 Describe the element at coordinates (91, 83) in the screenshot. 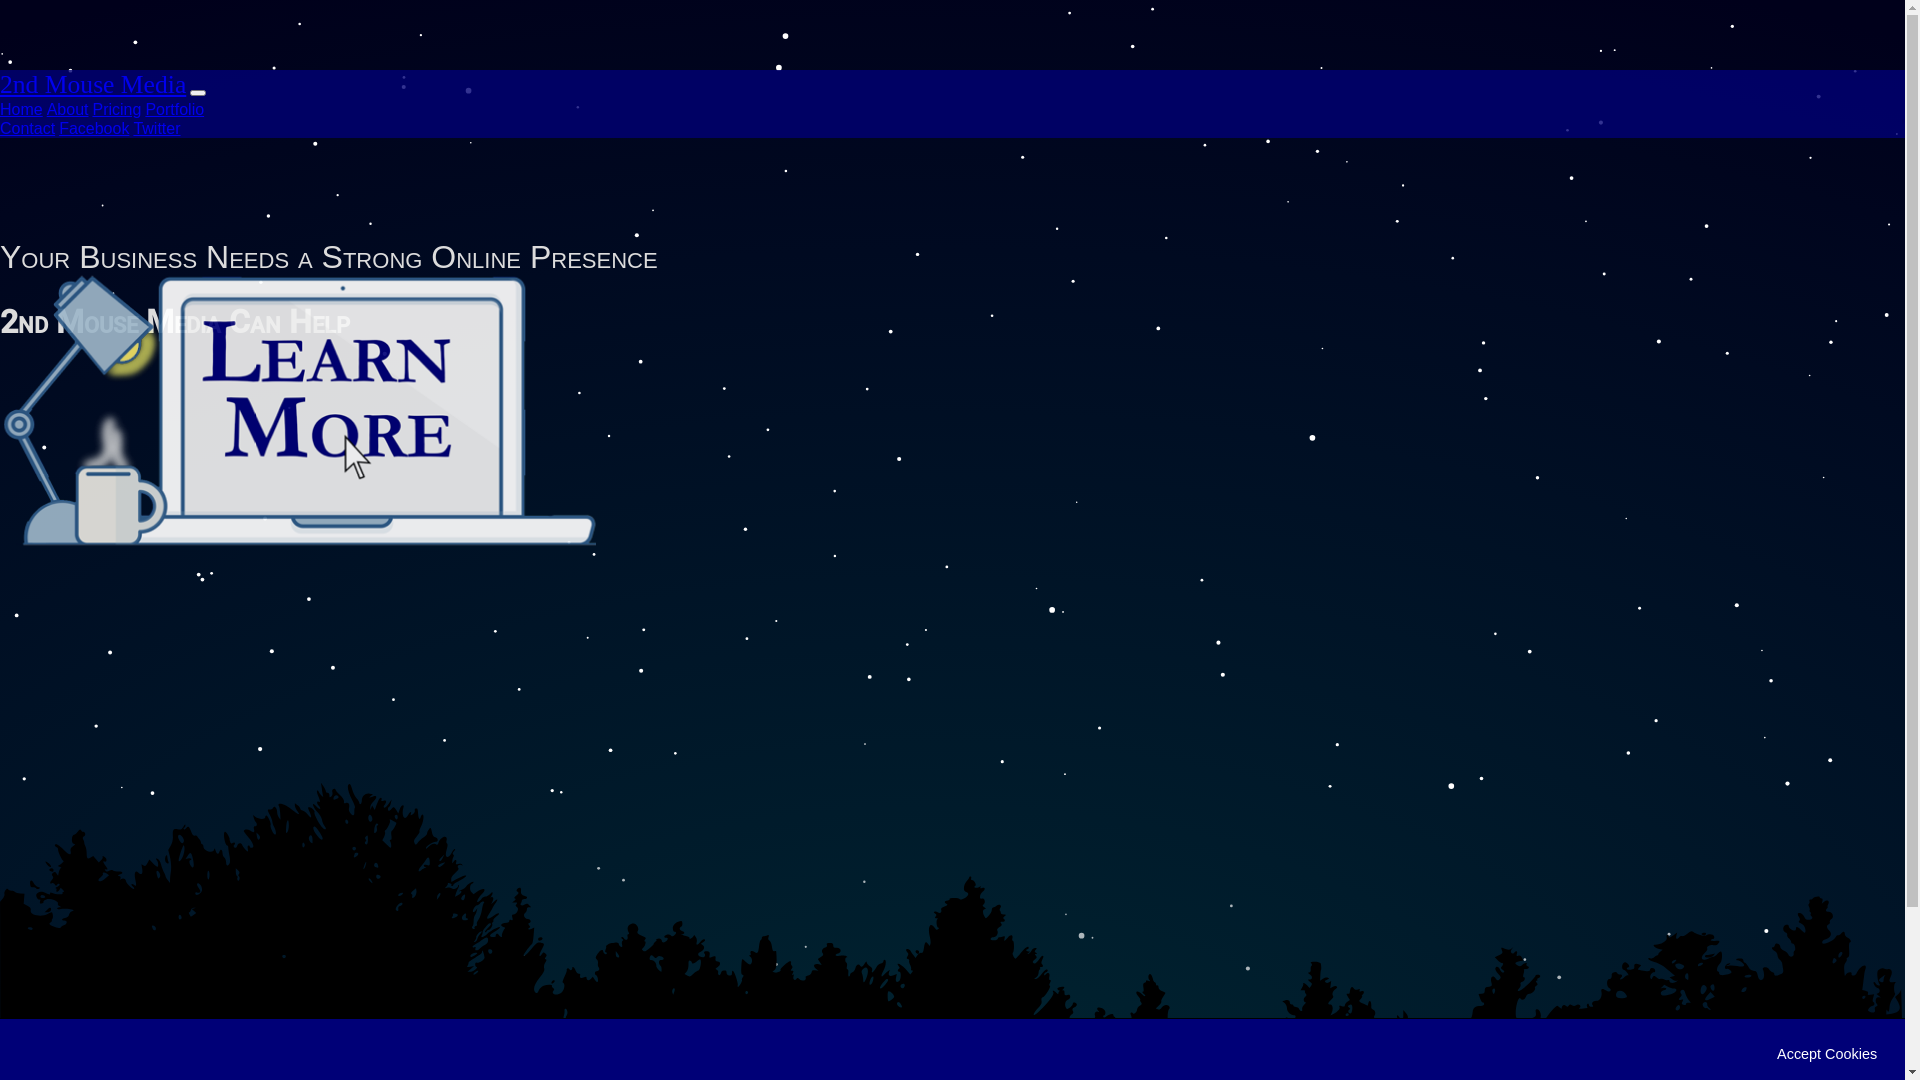

I see `'2nd Mouse Media'` at that location.